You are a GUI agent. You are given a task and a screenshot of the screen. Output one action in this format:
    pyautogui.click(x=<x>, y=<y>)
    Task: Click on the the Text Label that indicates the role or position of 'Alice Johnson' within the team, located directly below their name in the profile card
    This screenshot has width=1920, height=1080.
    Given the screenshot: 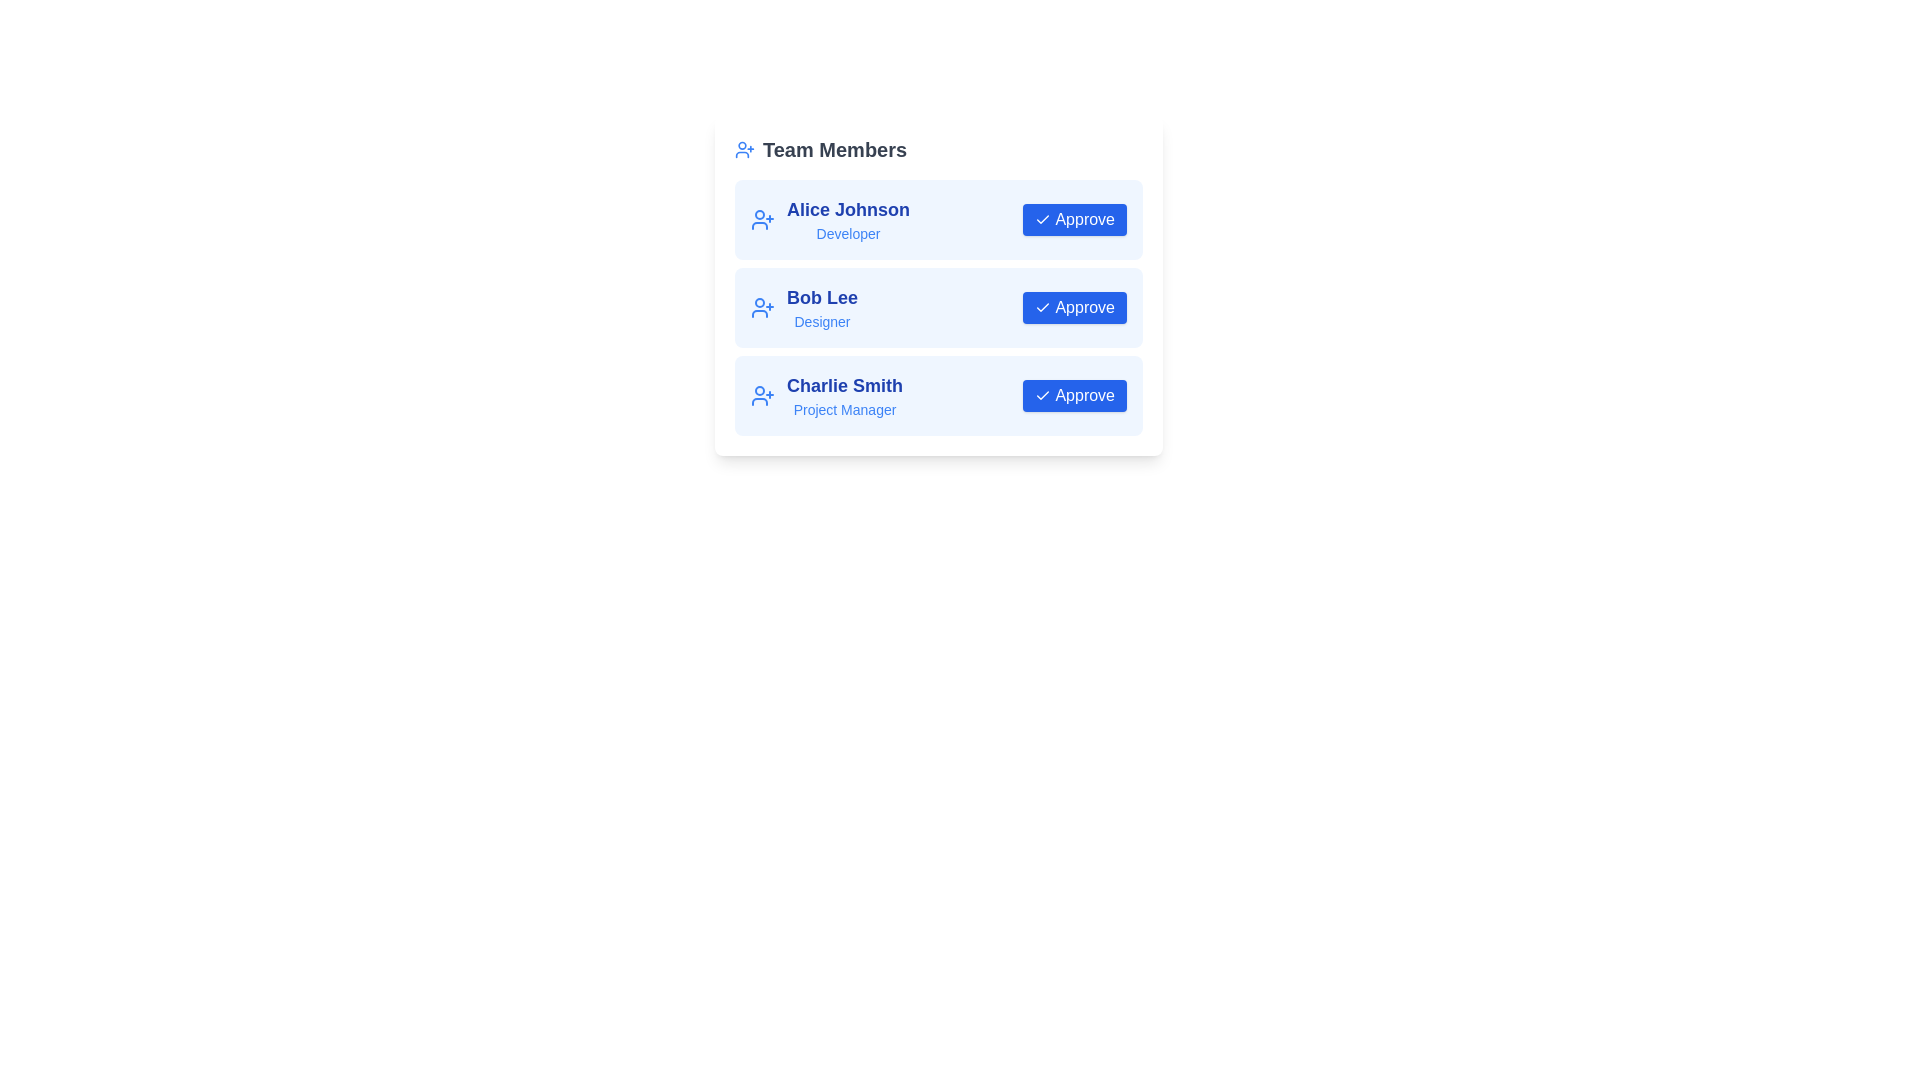 What is the action you would take?
    pyautogui.click(x=848, y=233)
    